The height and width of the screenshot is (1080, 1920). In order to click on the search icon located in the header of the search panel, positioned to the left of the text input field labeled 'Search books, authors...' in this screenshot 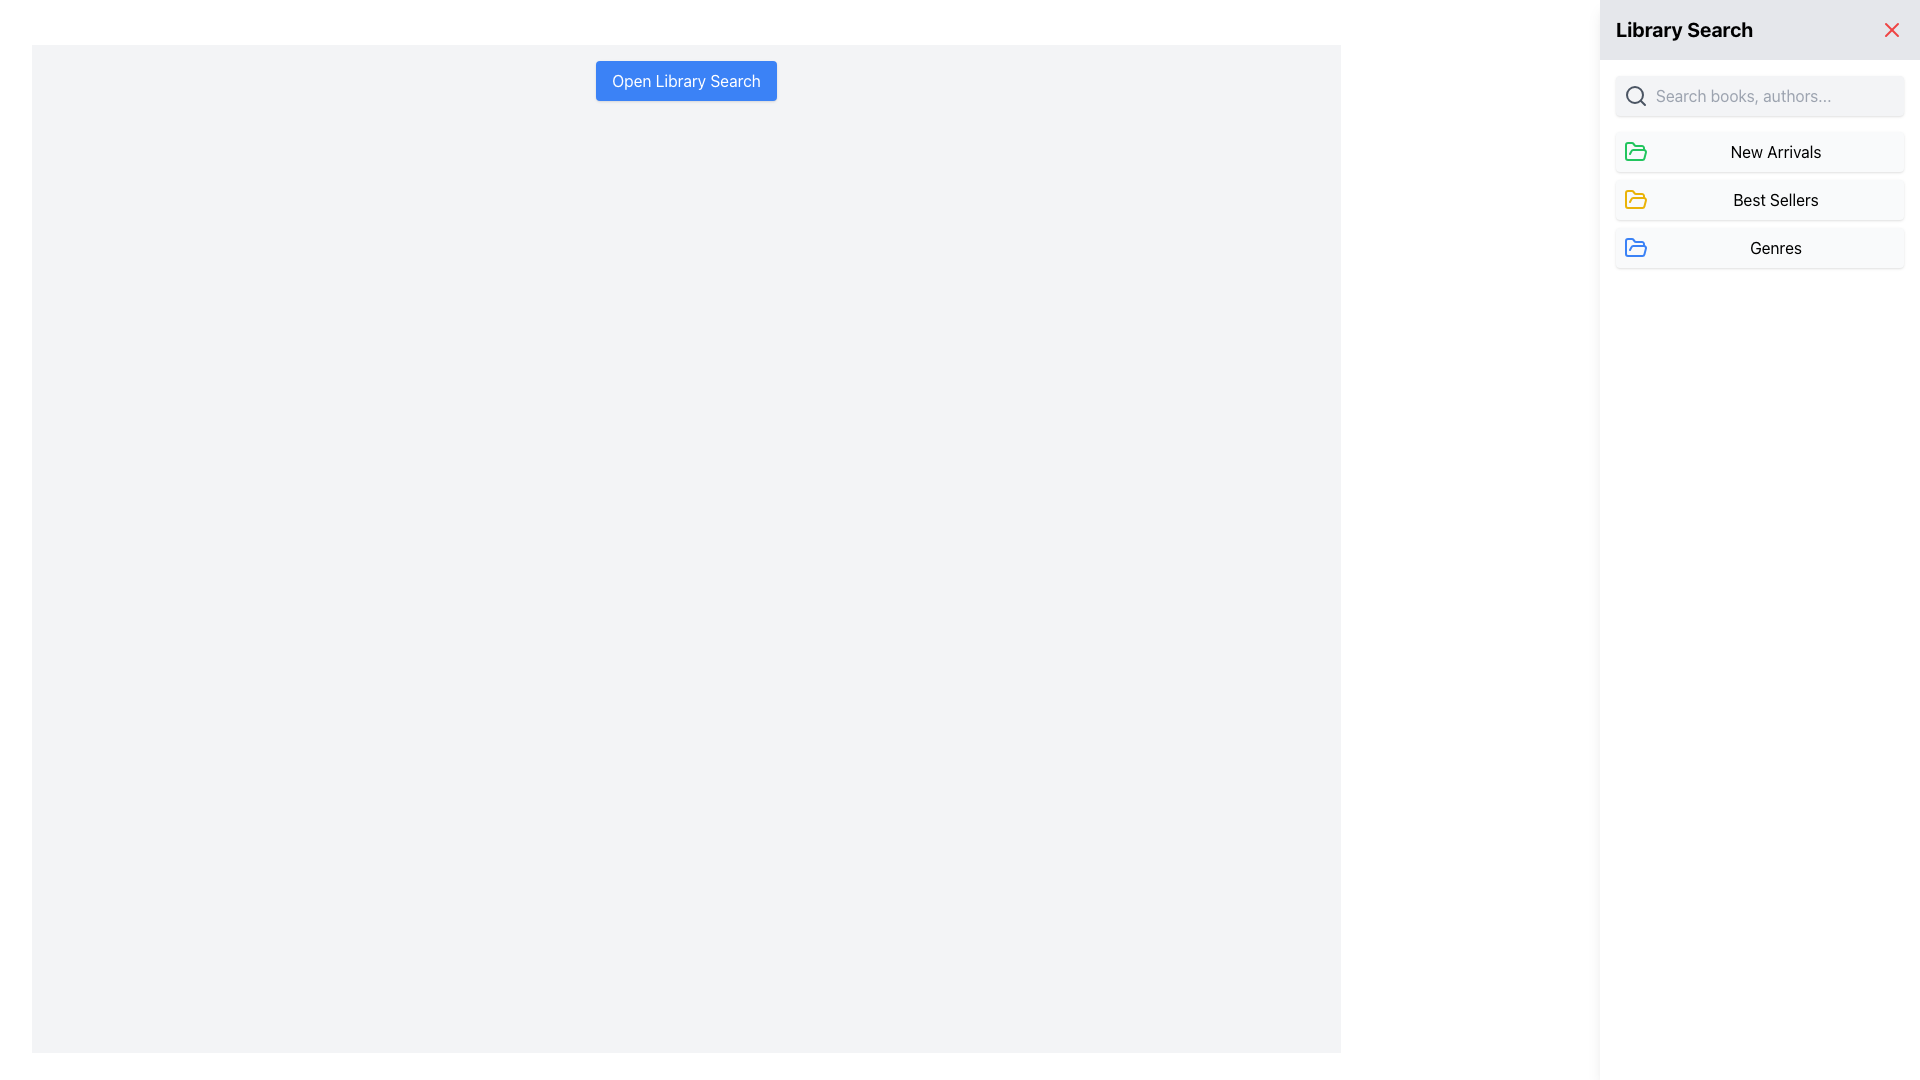, I will do `click(1636, 96)`.